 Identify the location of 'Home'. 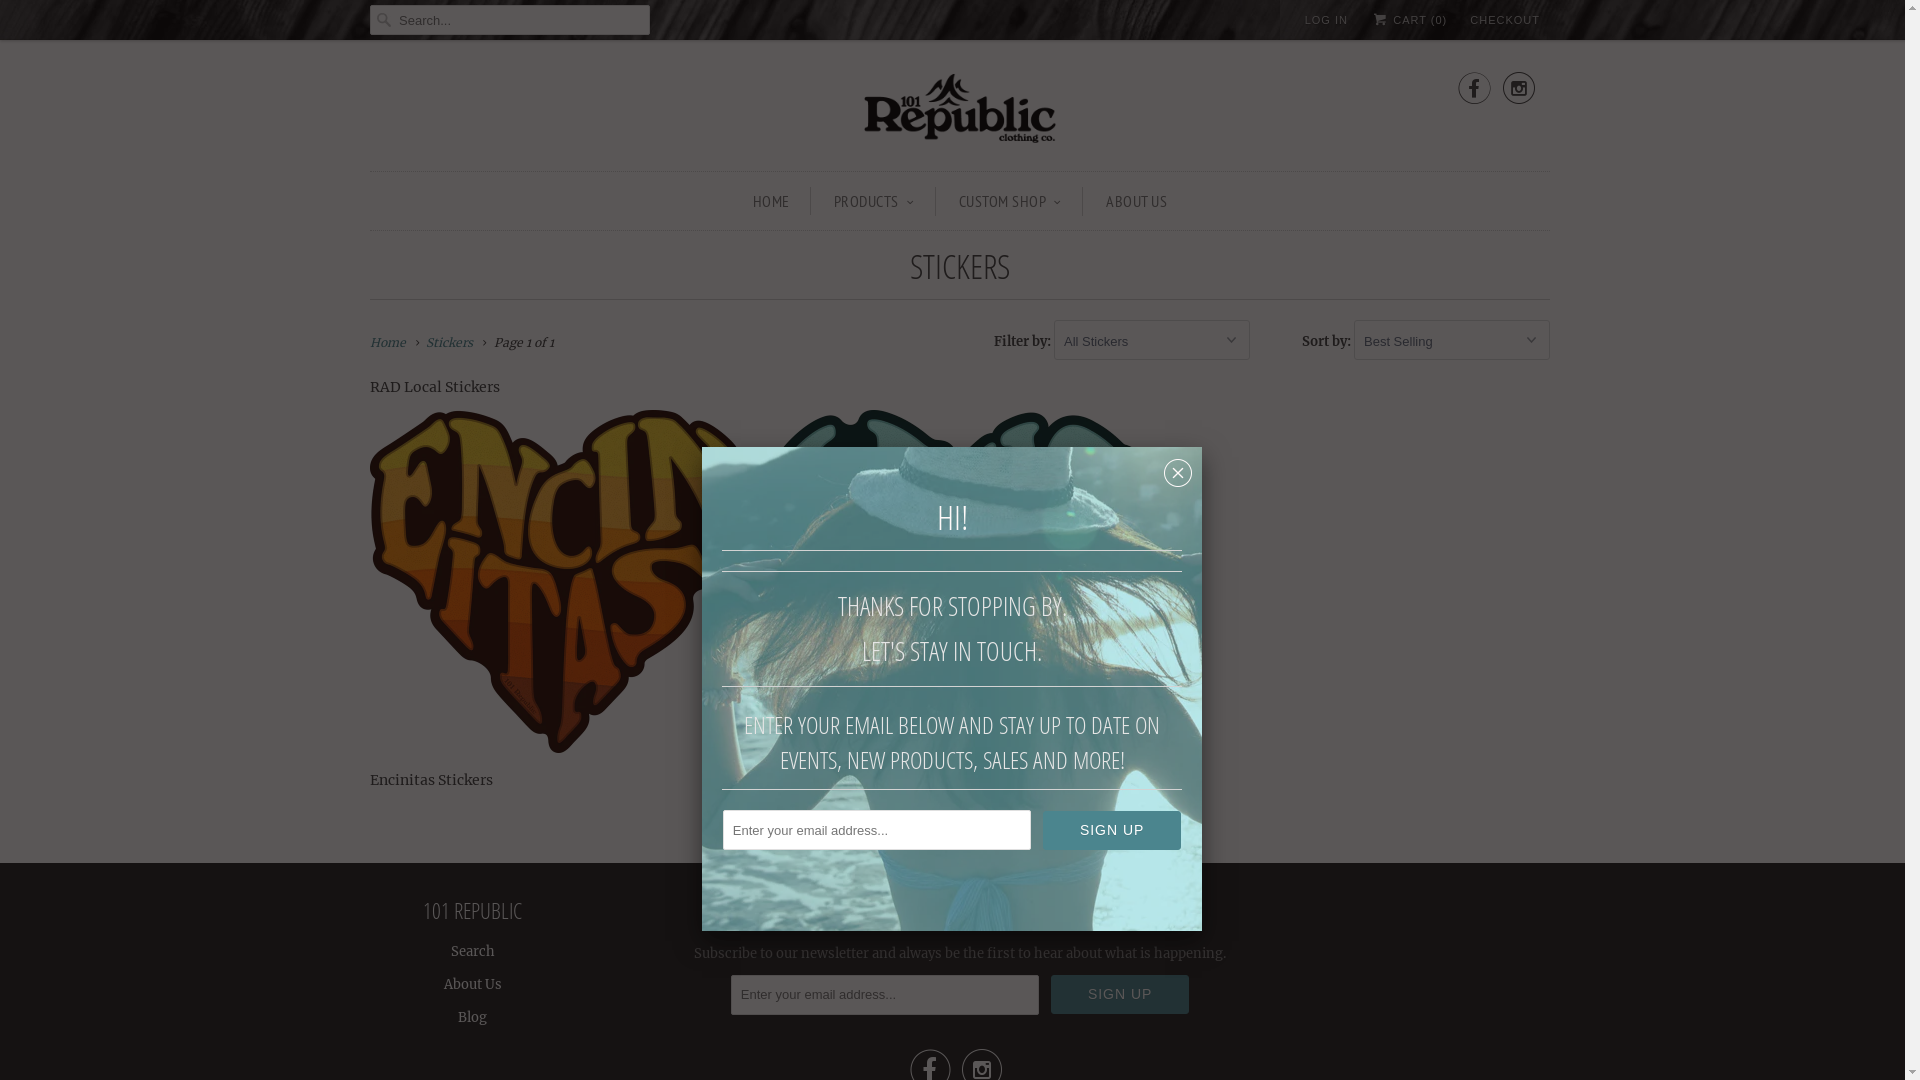
(388, 341).